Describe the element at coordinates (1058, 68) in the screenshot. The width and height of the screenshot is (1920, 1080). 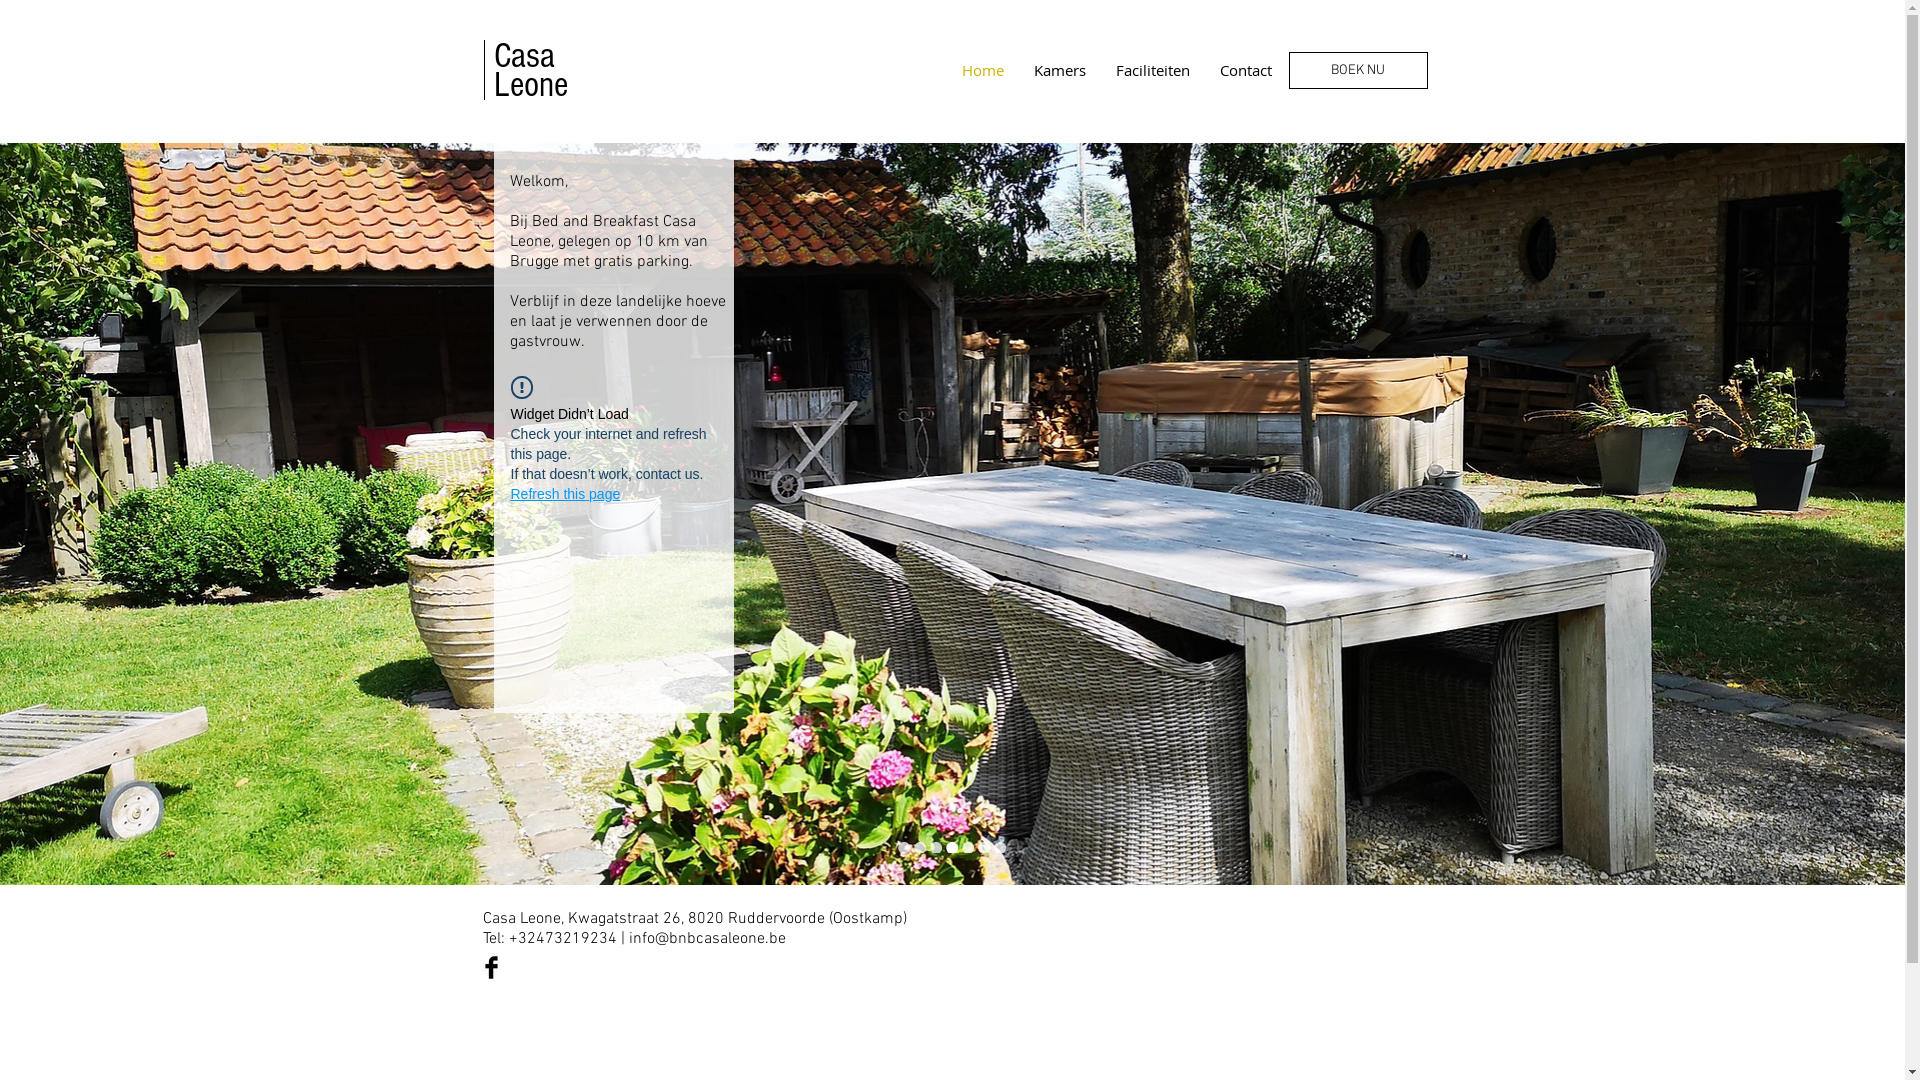
I see `'Kamers'` at that location.